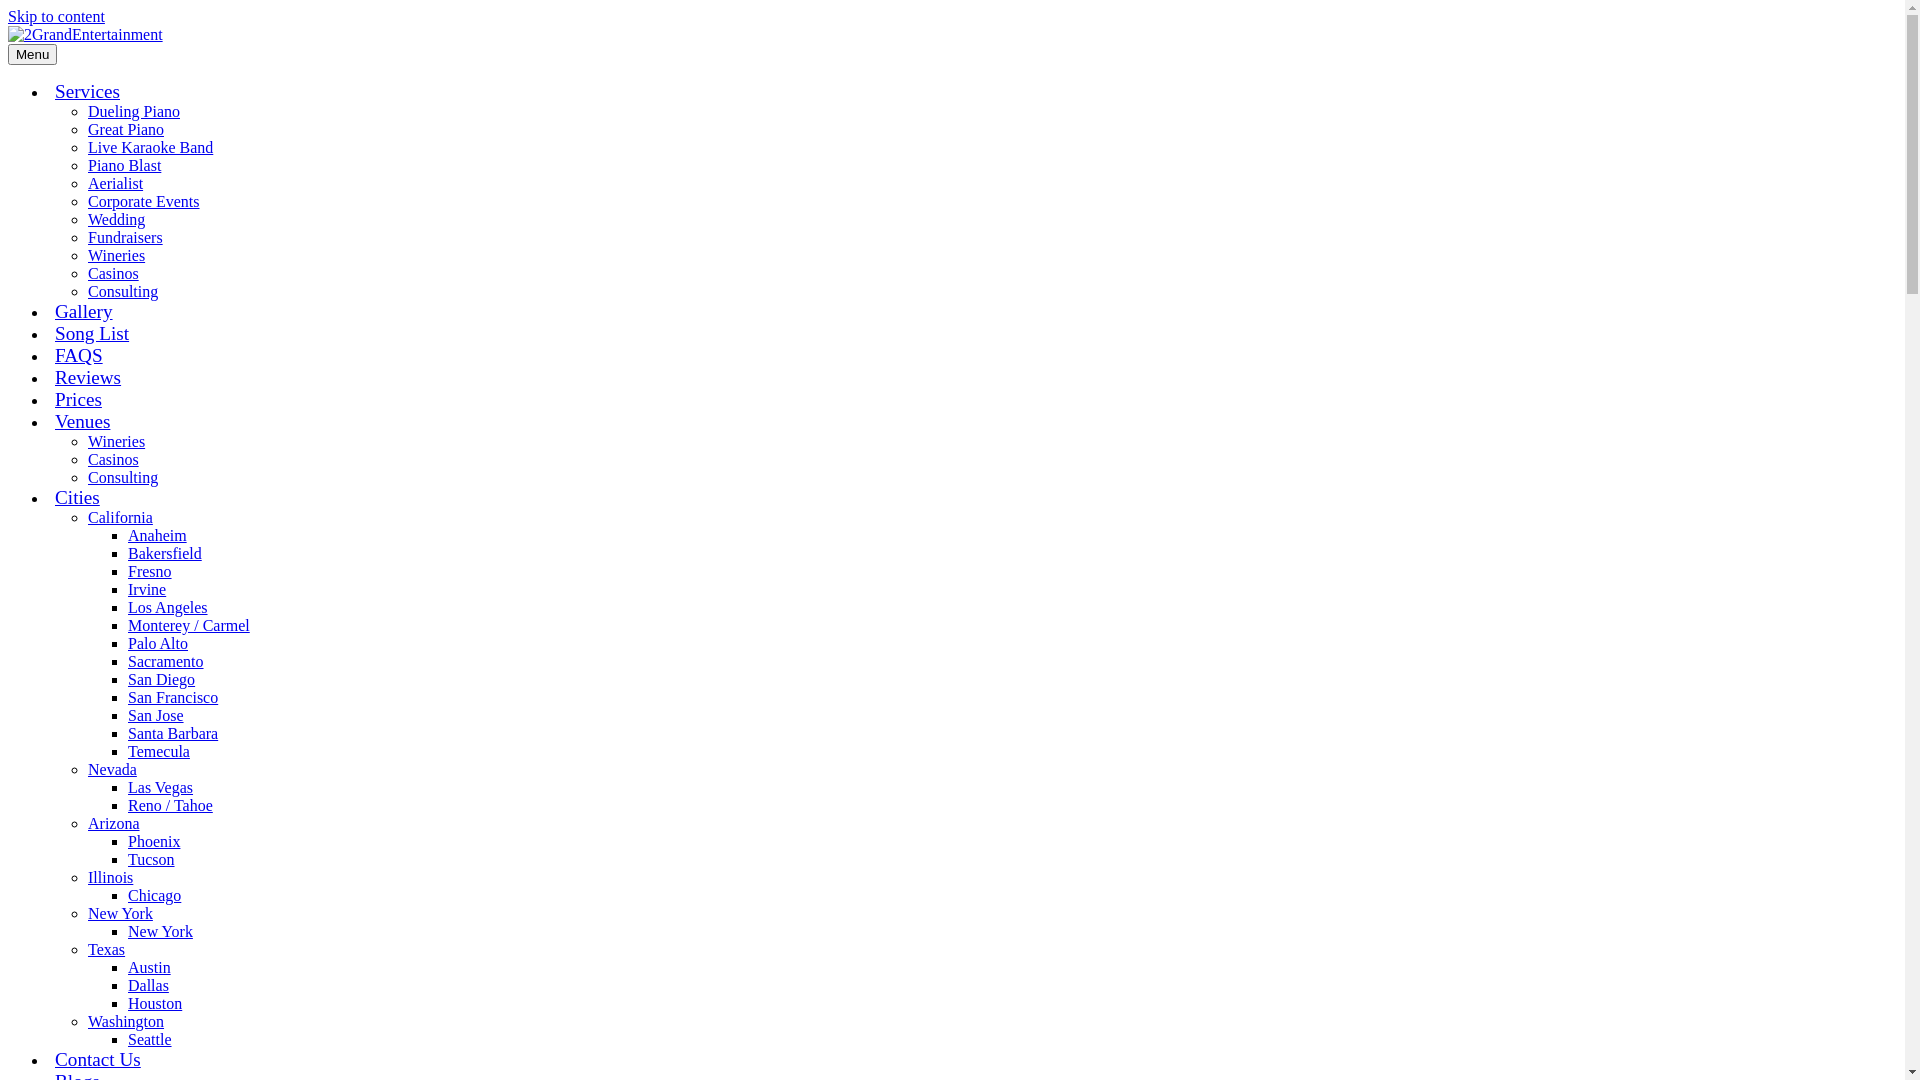  What do you see at coordinates (160, 786) in the screenshot?
I see `'Las Vegas'` at bounding box center [160, 786].